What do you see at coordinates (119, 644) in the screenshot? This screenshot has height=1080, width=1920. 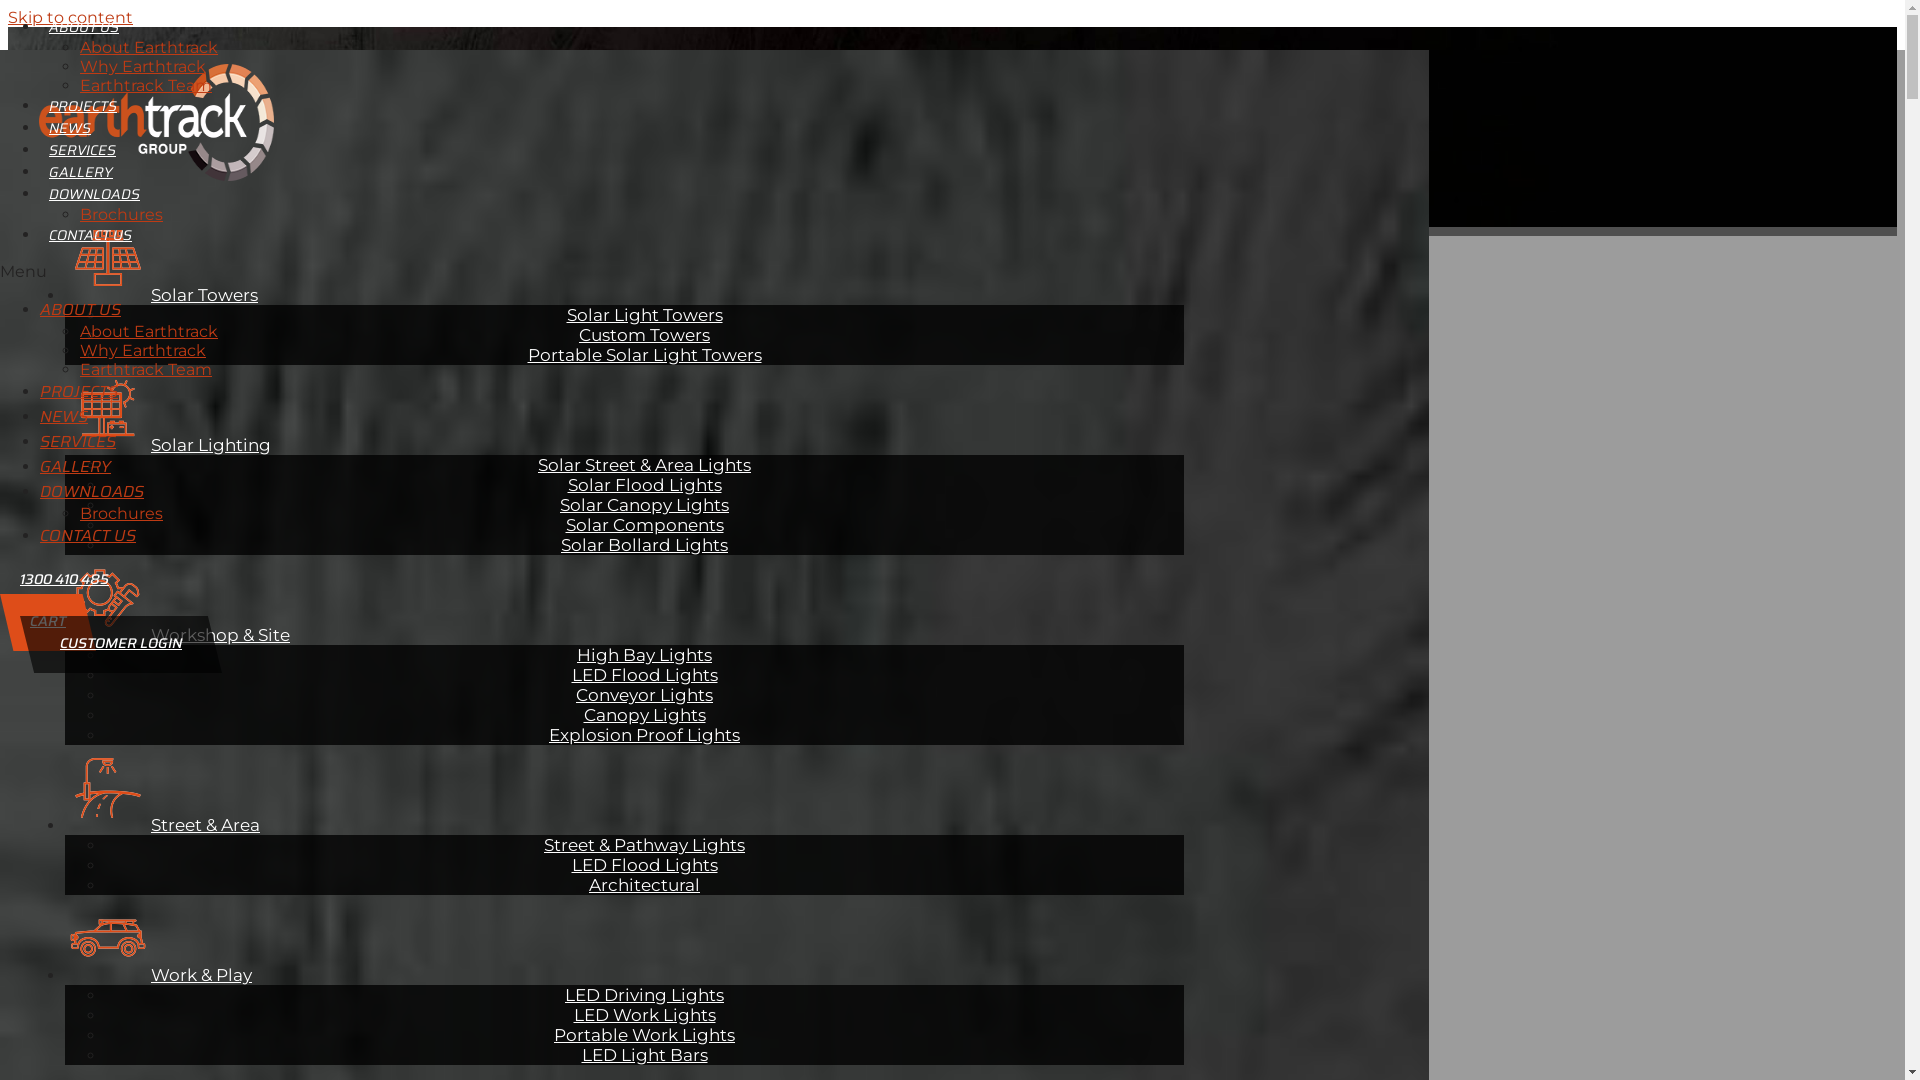 I see `'CUSTOMER LOGIN'` at bounding box center [119, 644].